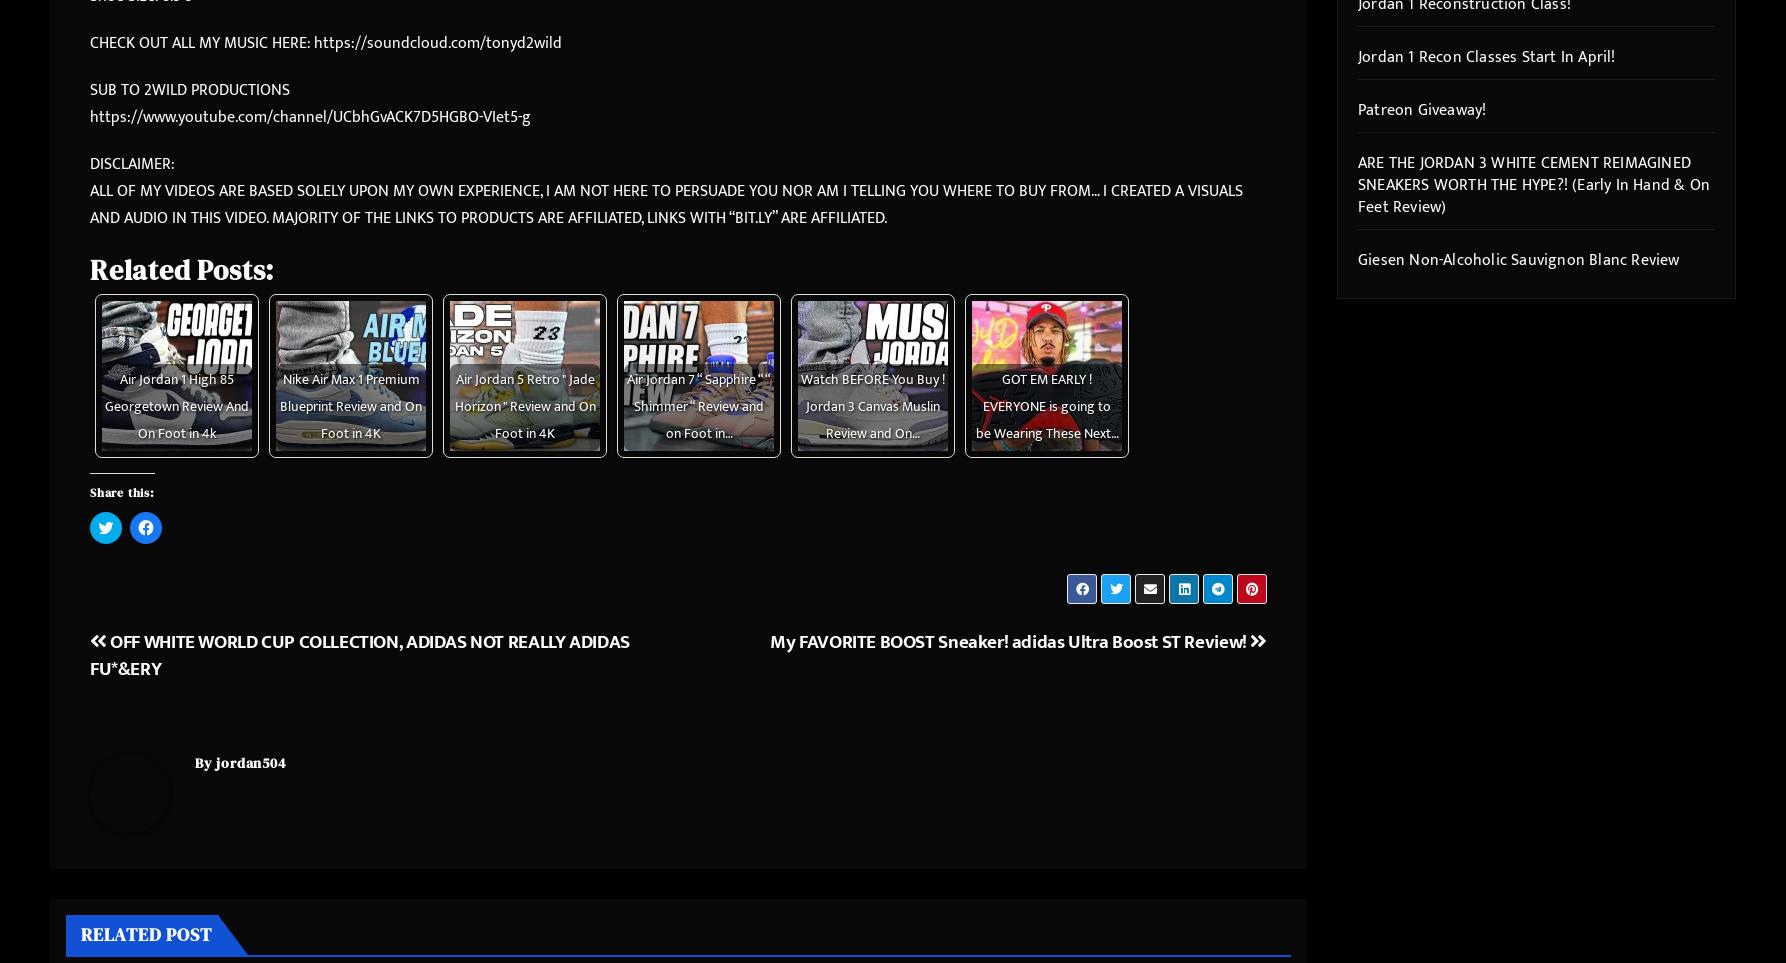 The image size is (1786, 963). What do you see at coordinates (1009, 641) in the screenshot?
I see `'My FAVORITE BOOST Sneaker! adidas Ultra Boost ST Review!'` at bounding box center [1009, 641].